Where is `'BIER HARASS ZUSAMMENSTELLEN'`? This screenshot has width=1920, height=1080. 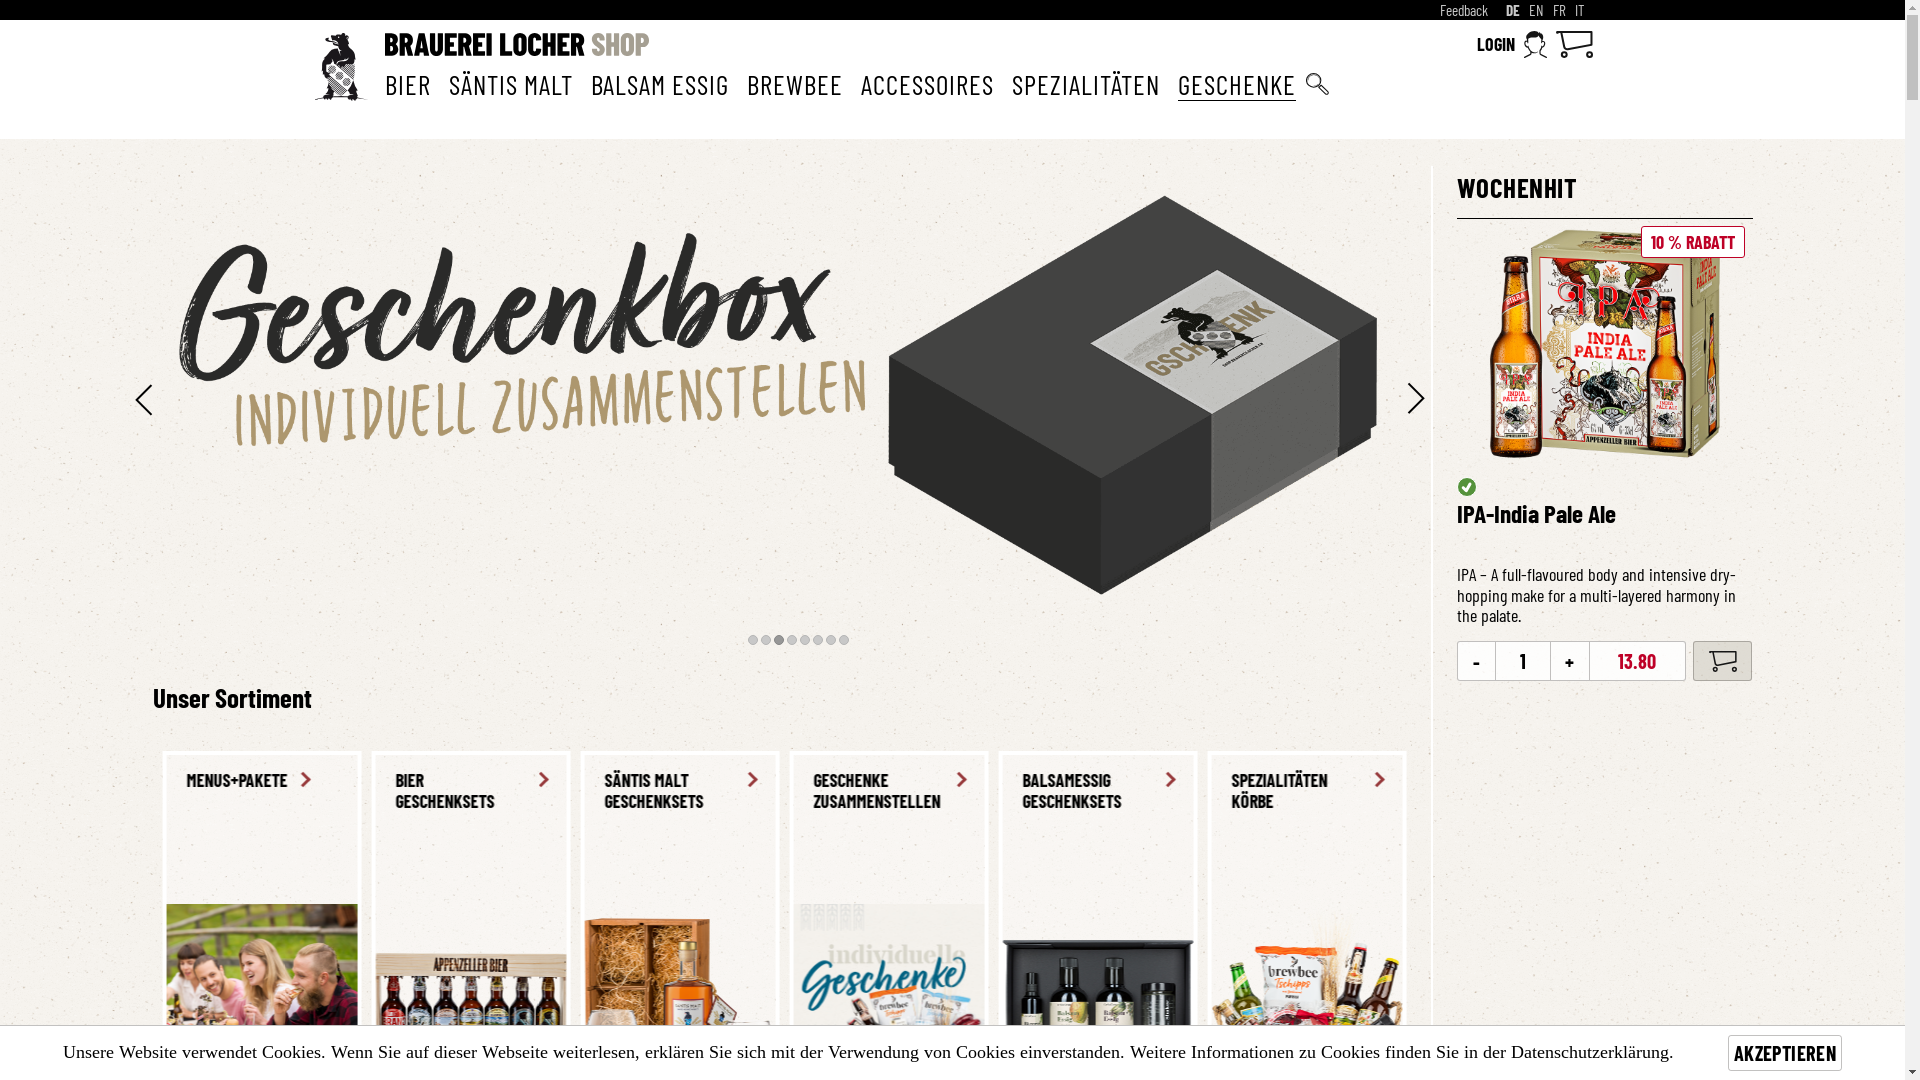 'BIER HARASS ZUSAMMENSTELLEN' is located at coordinates (669, 790).